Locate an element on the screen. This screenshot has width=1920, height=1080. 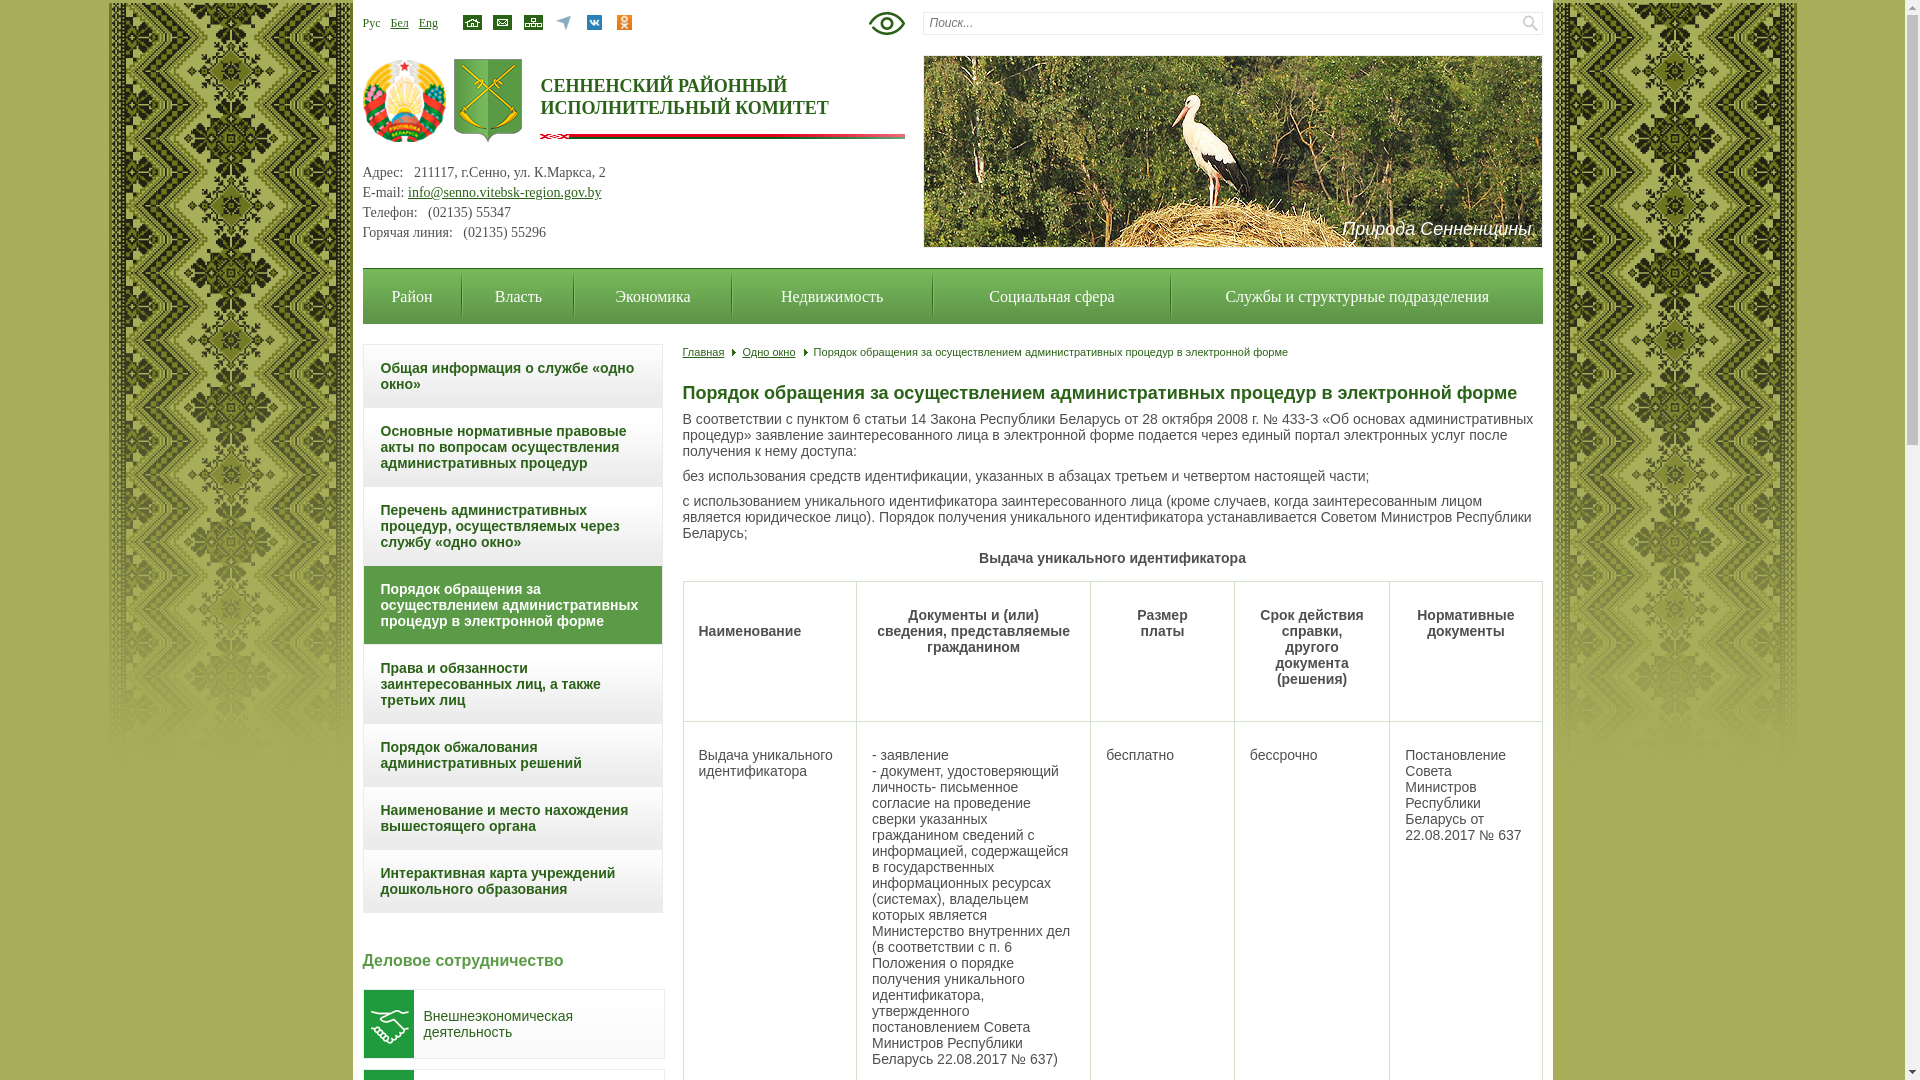
'telegram' is located at coordinates (562, 22).